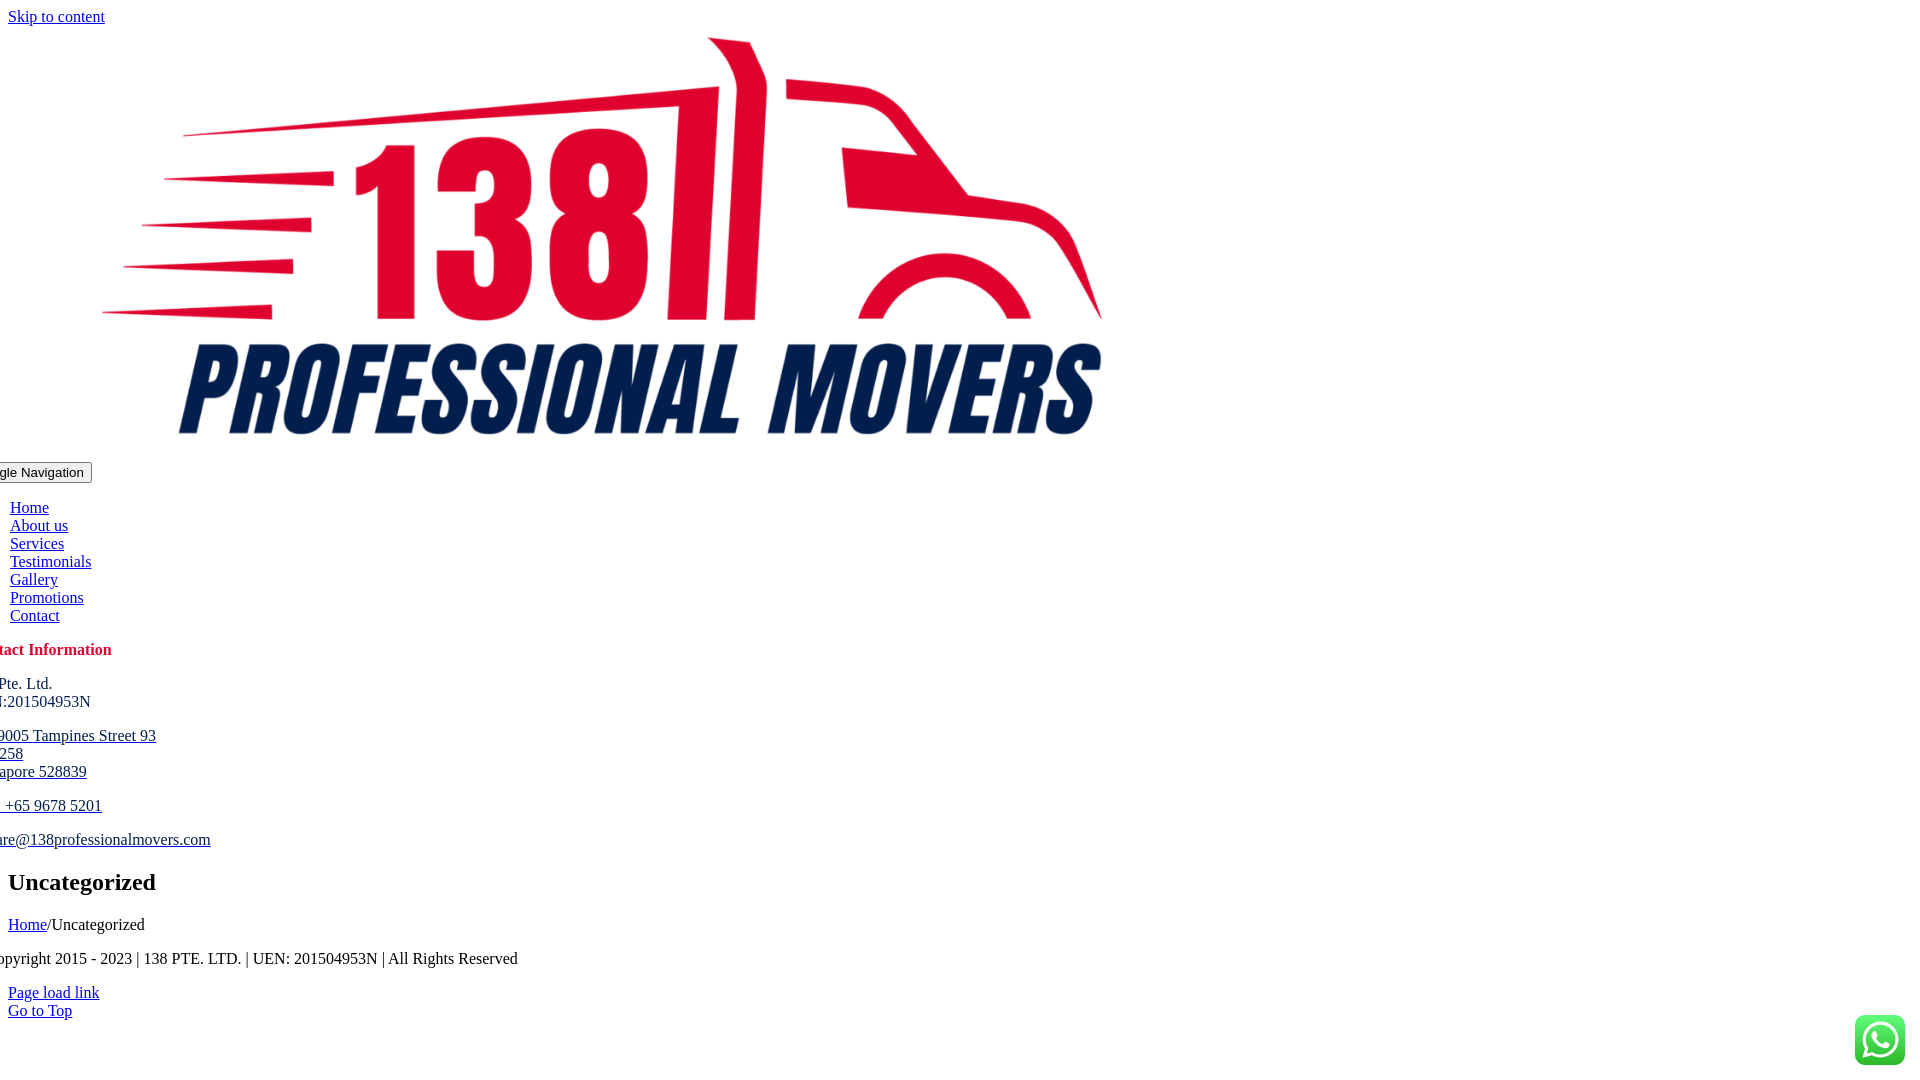  What do you see at coordinates (9, 506) in the screenshot?
I see `'Home'` at bounding box center [9, 506].